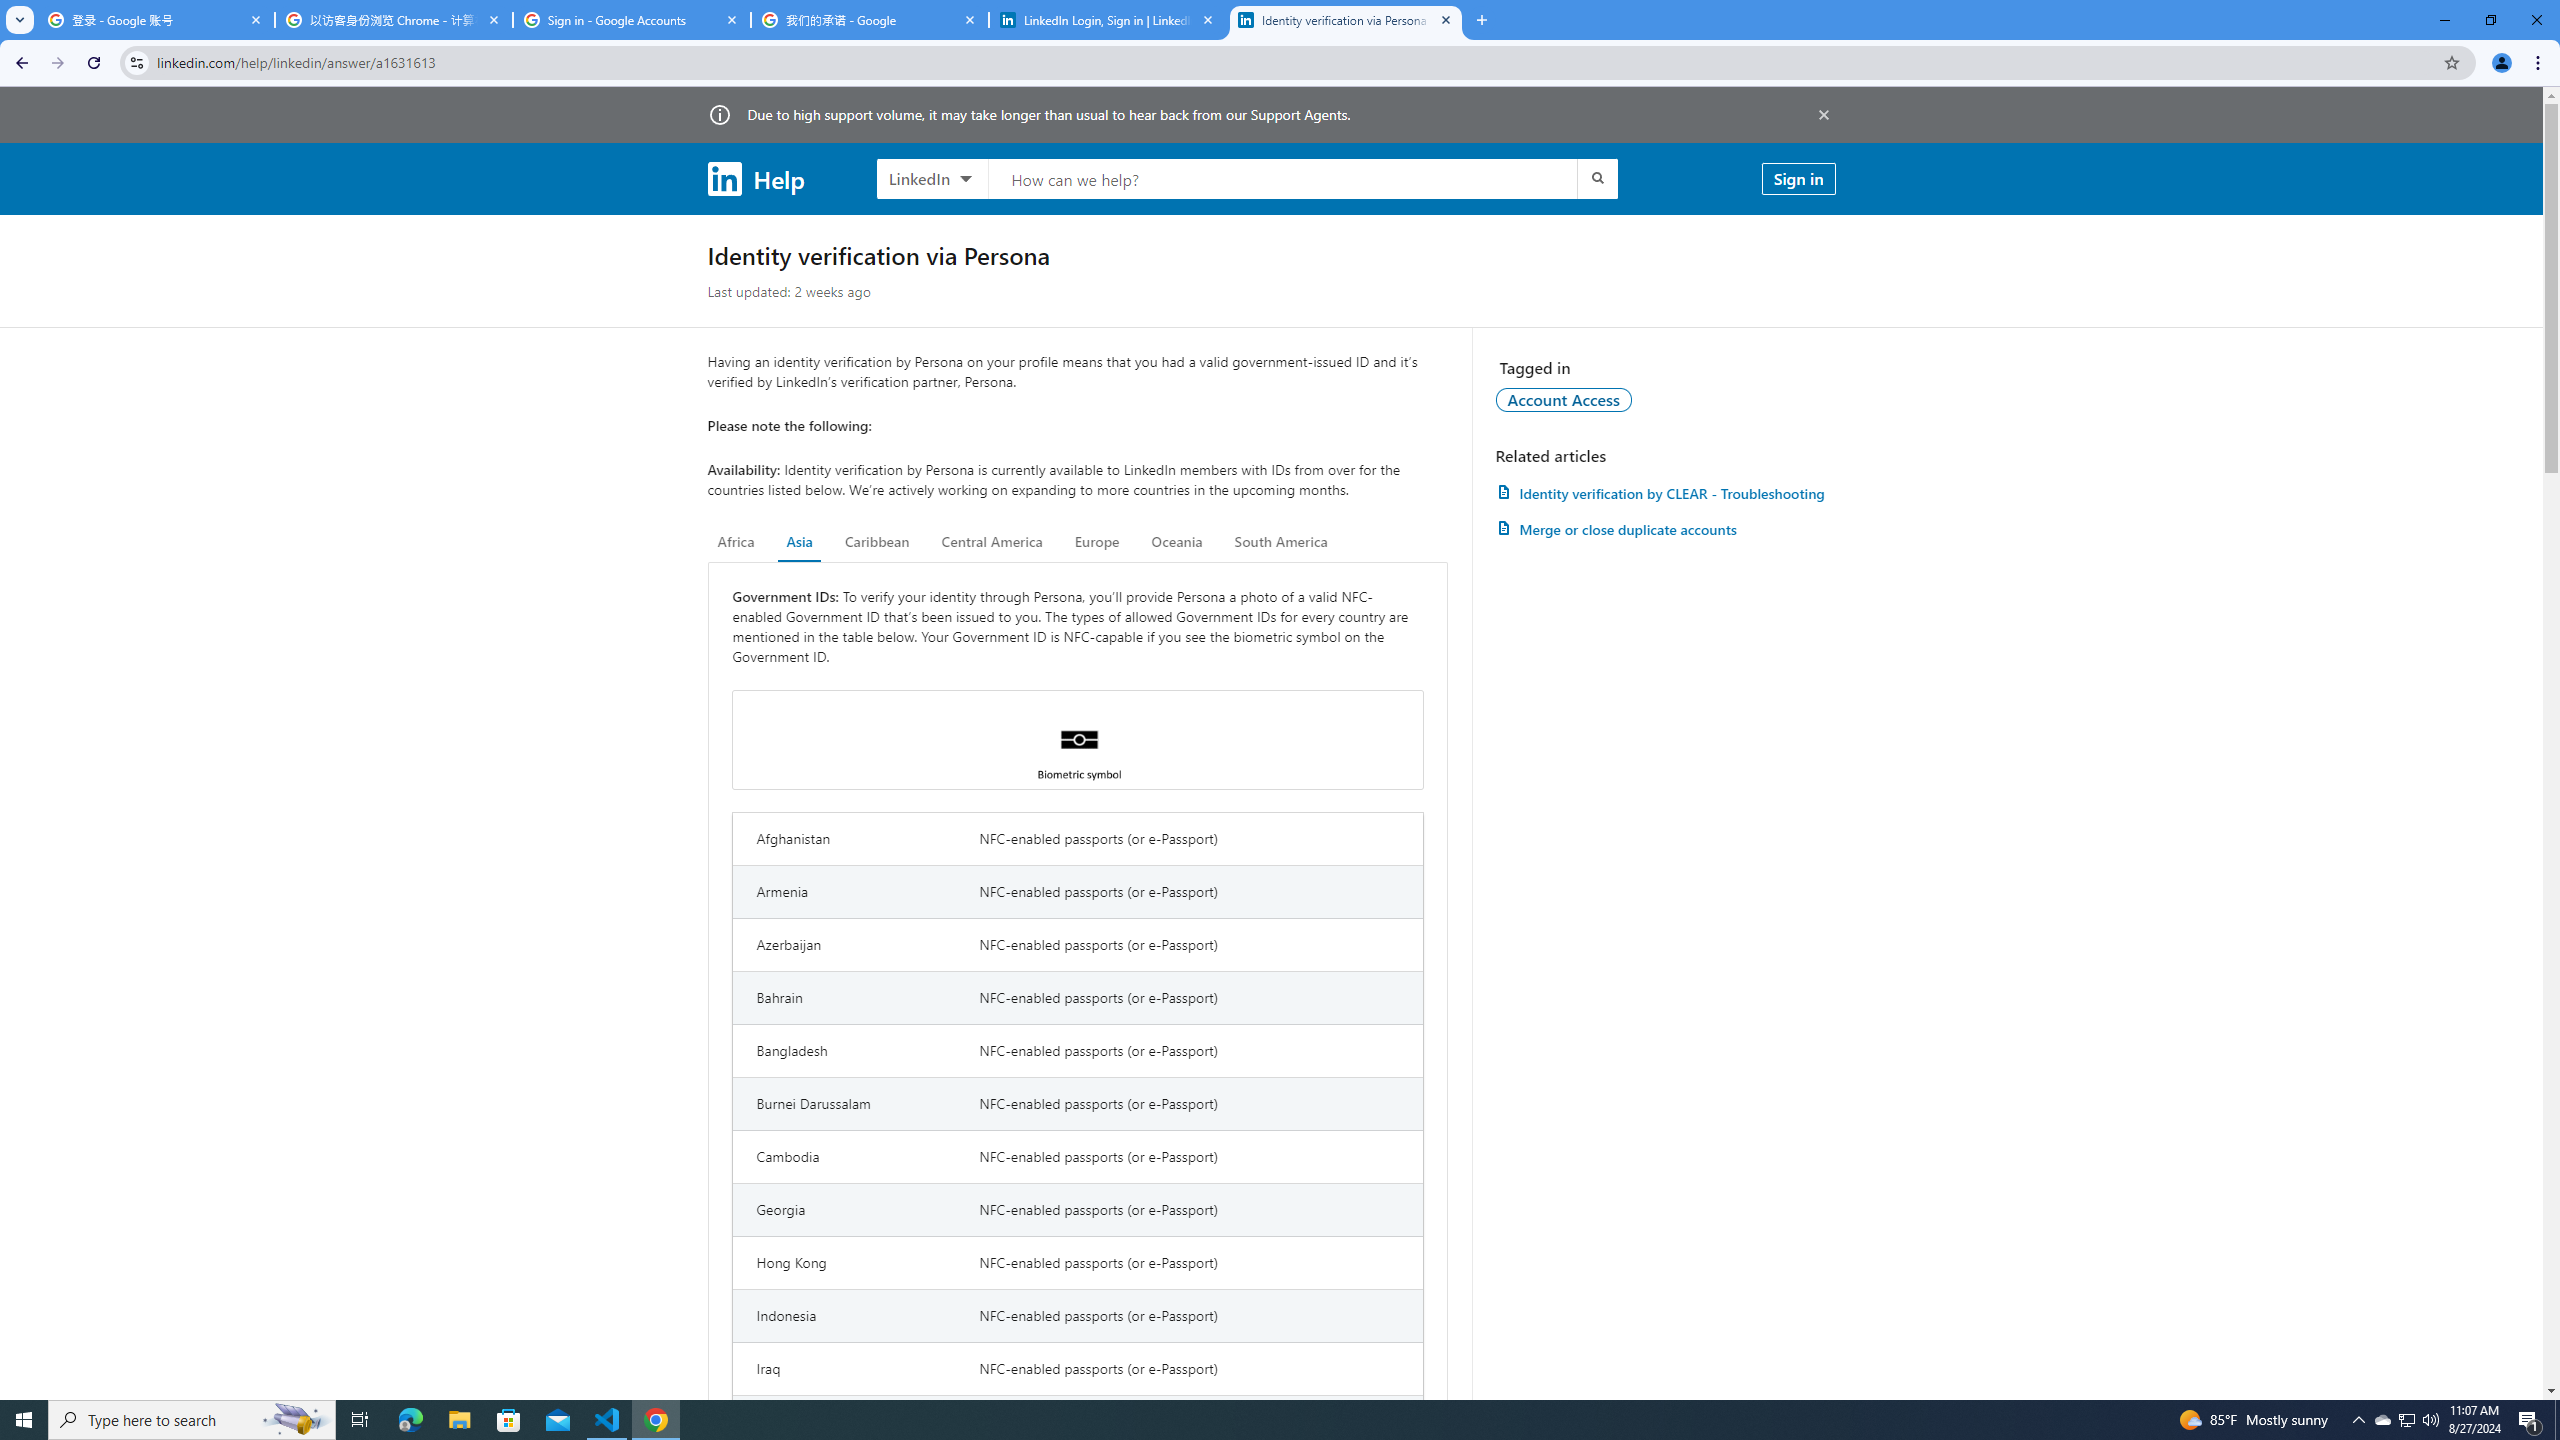 This screenshot has height=1440, width=2560. What do you see at coordinates (631, 19) in the screenshot?
I see `'Sign in - Google Accounts'` at bounding box center [631, 19].